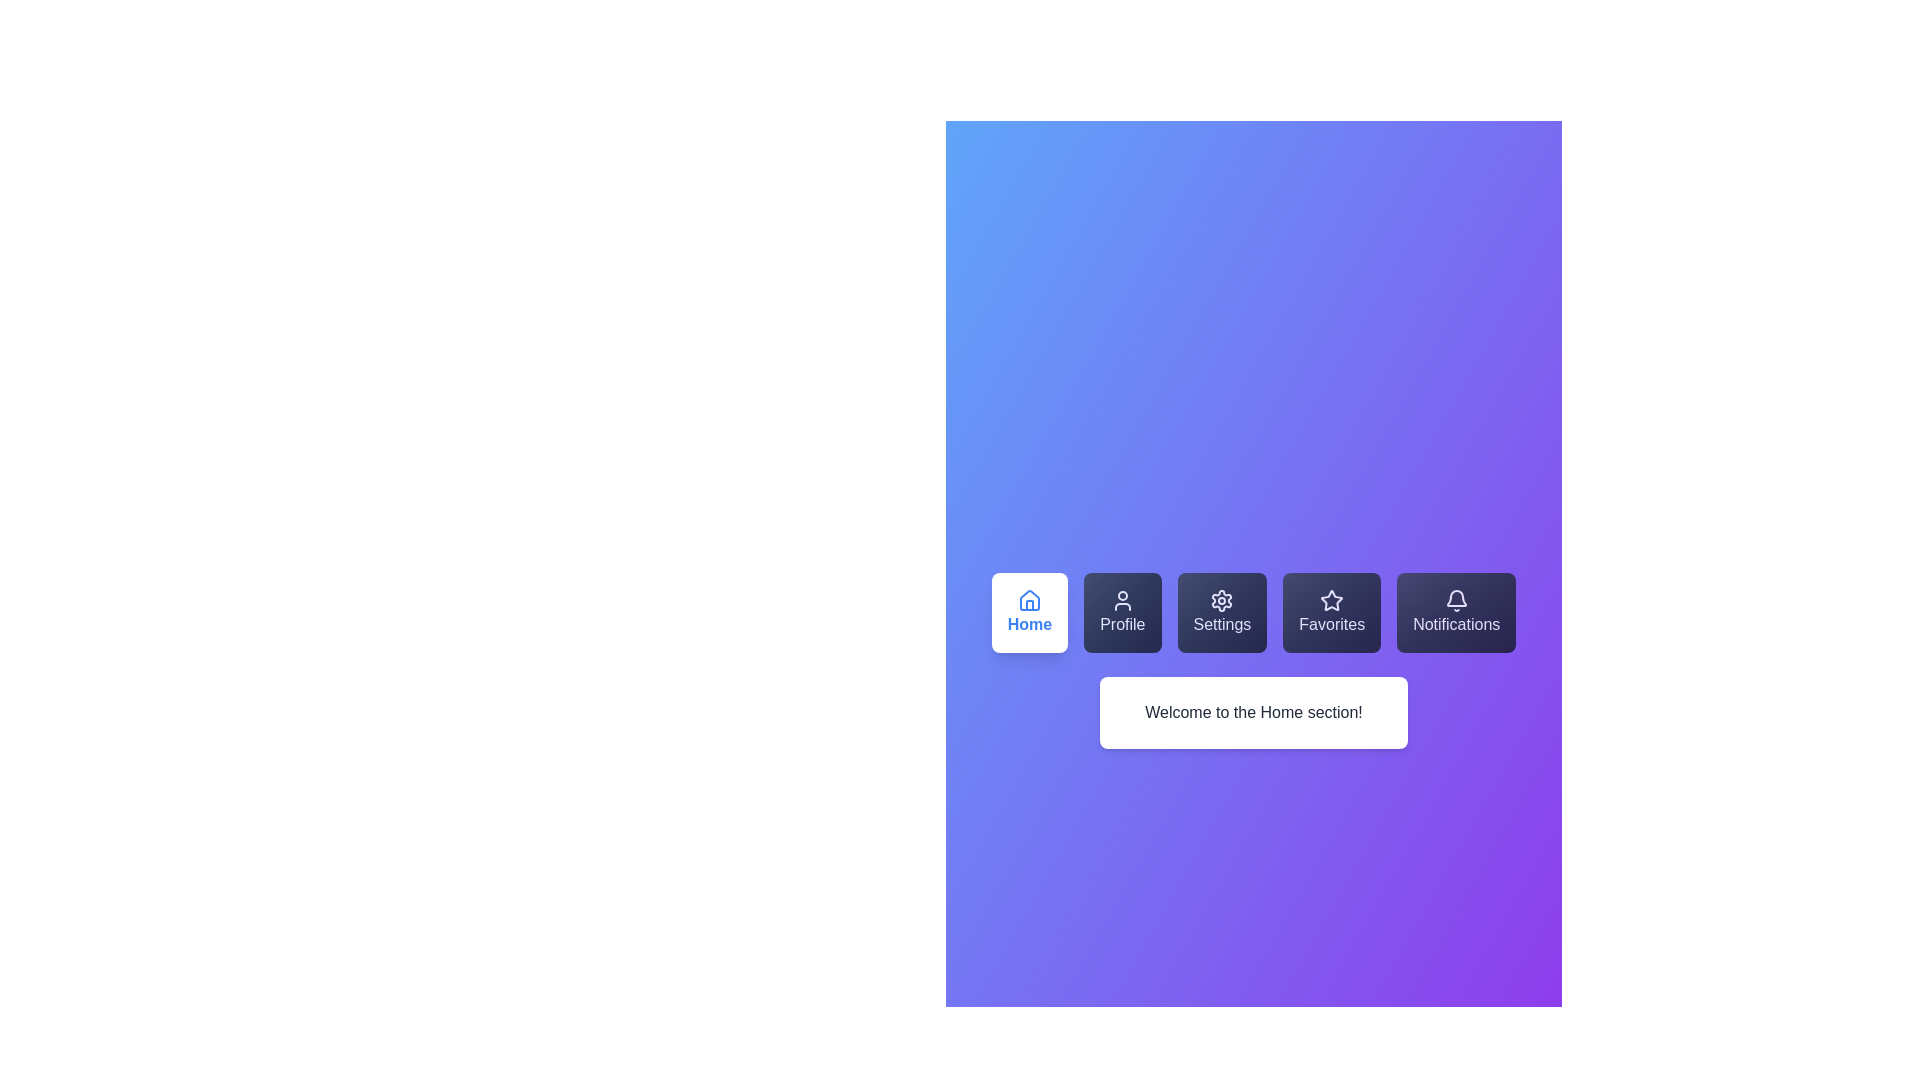  Describe the element at coordinates (1332, 623) in the screenshot. I see `the text content of the Text Label located under the star icon within the dark, semi-transparent card` at that location.